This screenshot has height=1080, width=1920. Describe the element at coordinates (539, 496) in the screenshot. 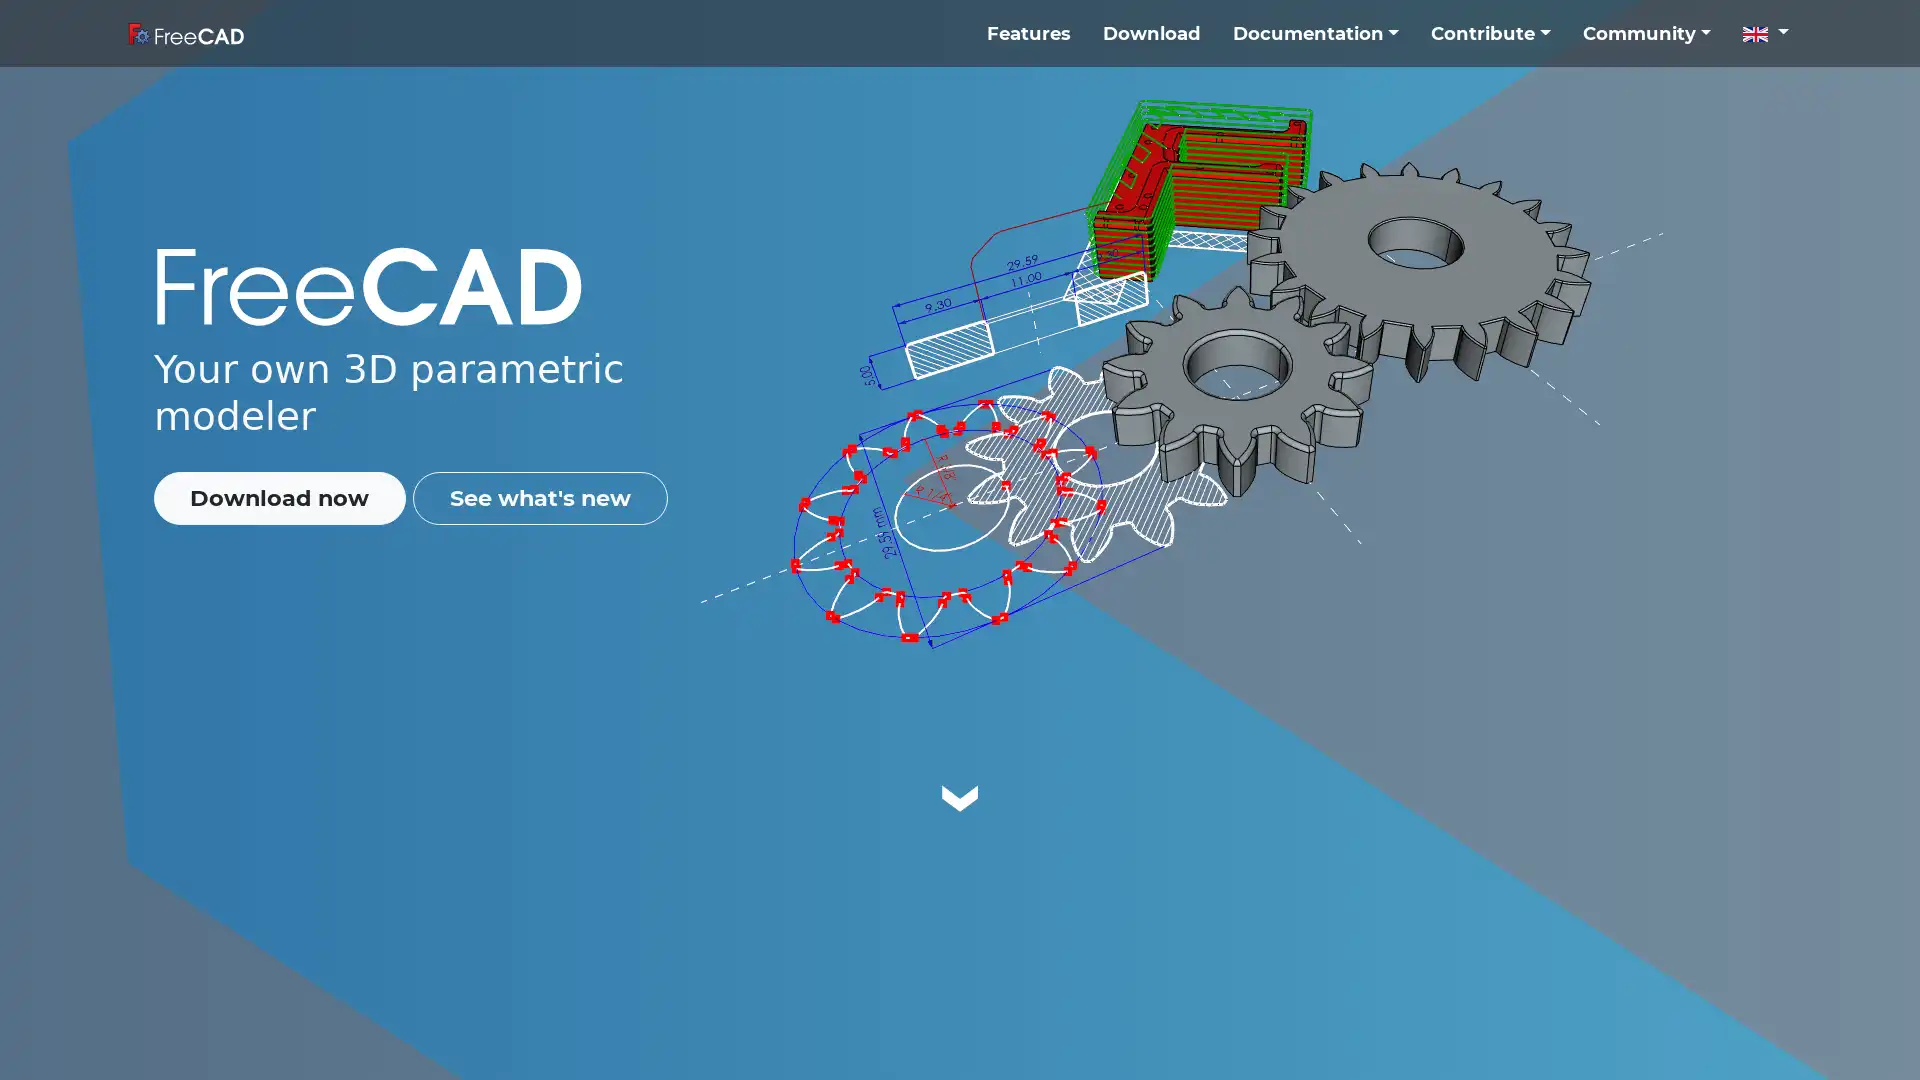

I see `See what's new` at that location.